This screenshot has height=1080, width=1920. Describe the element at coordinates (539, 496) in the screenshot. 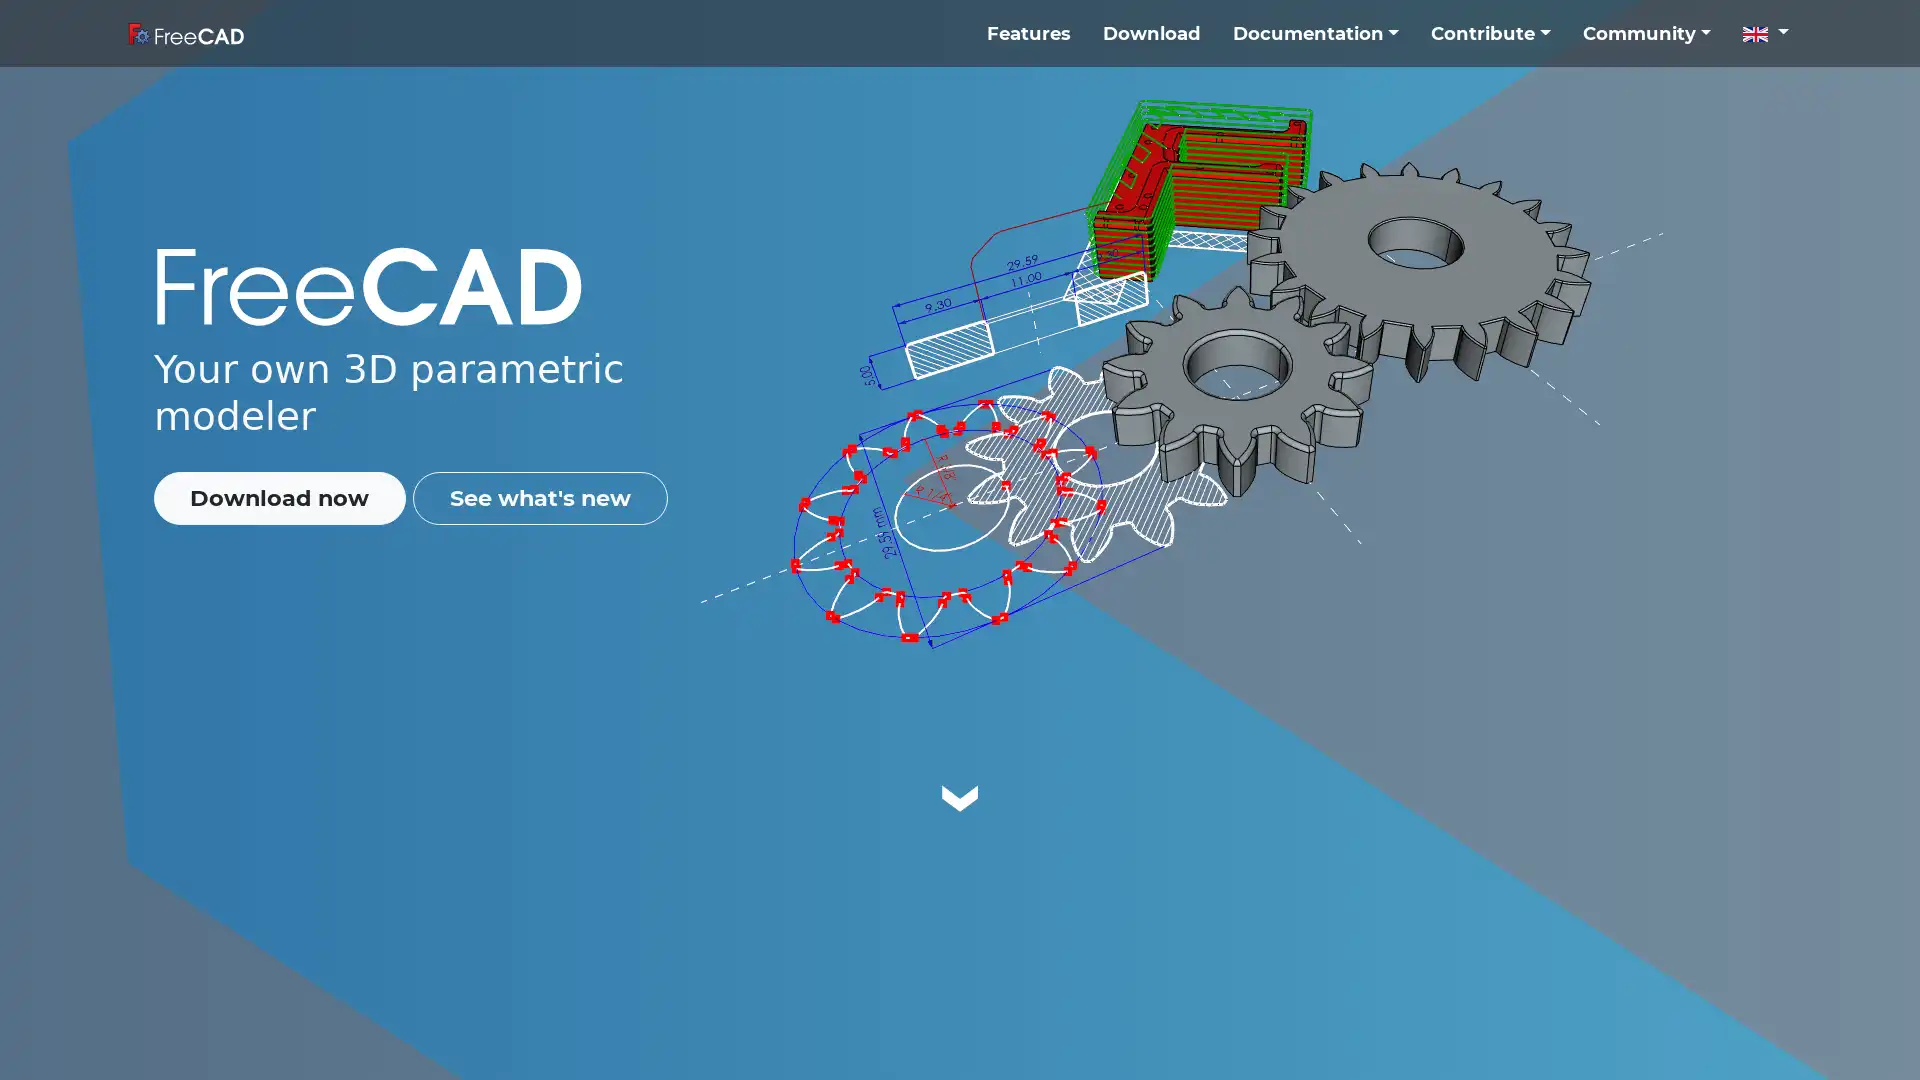

I see `See what's new` at that location.